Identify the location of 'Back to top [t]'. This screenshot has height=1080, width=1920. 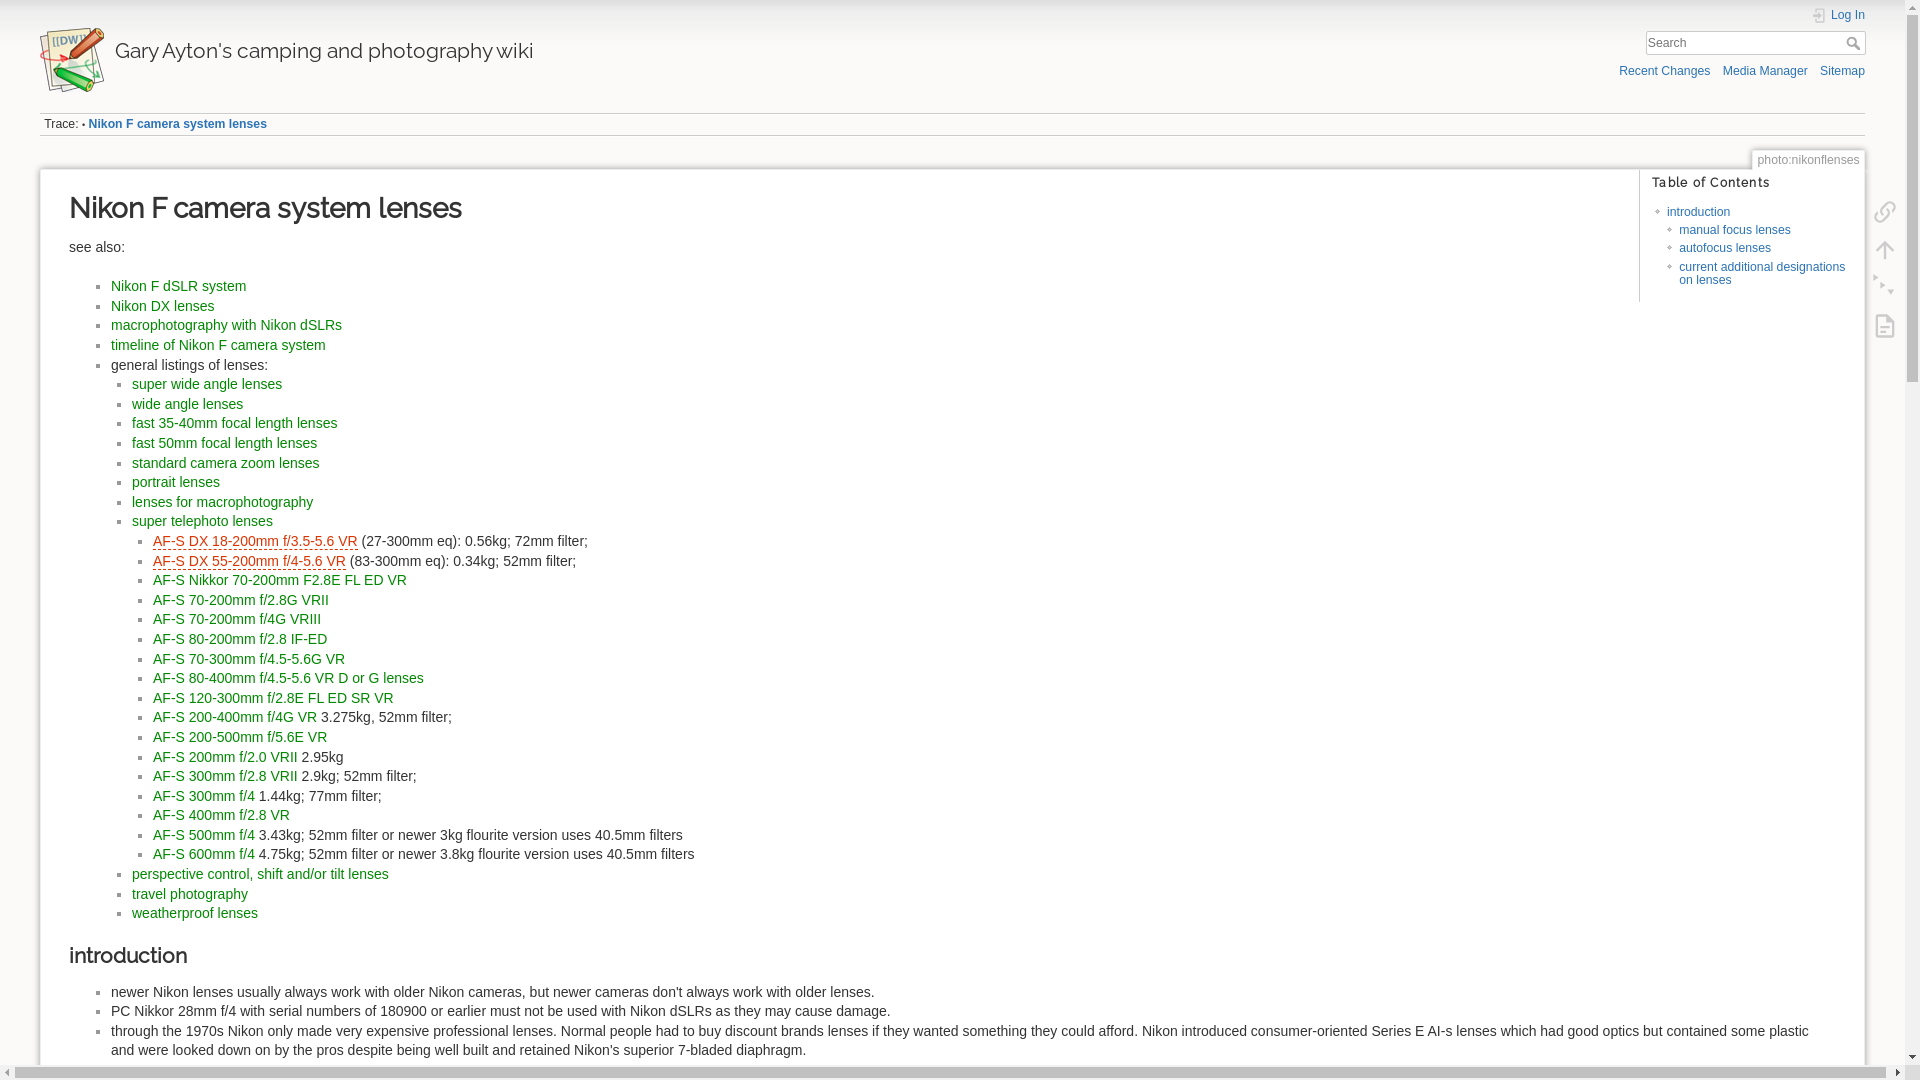
(1861, 249).